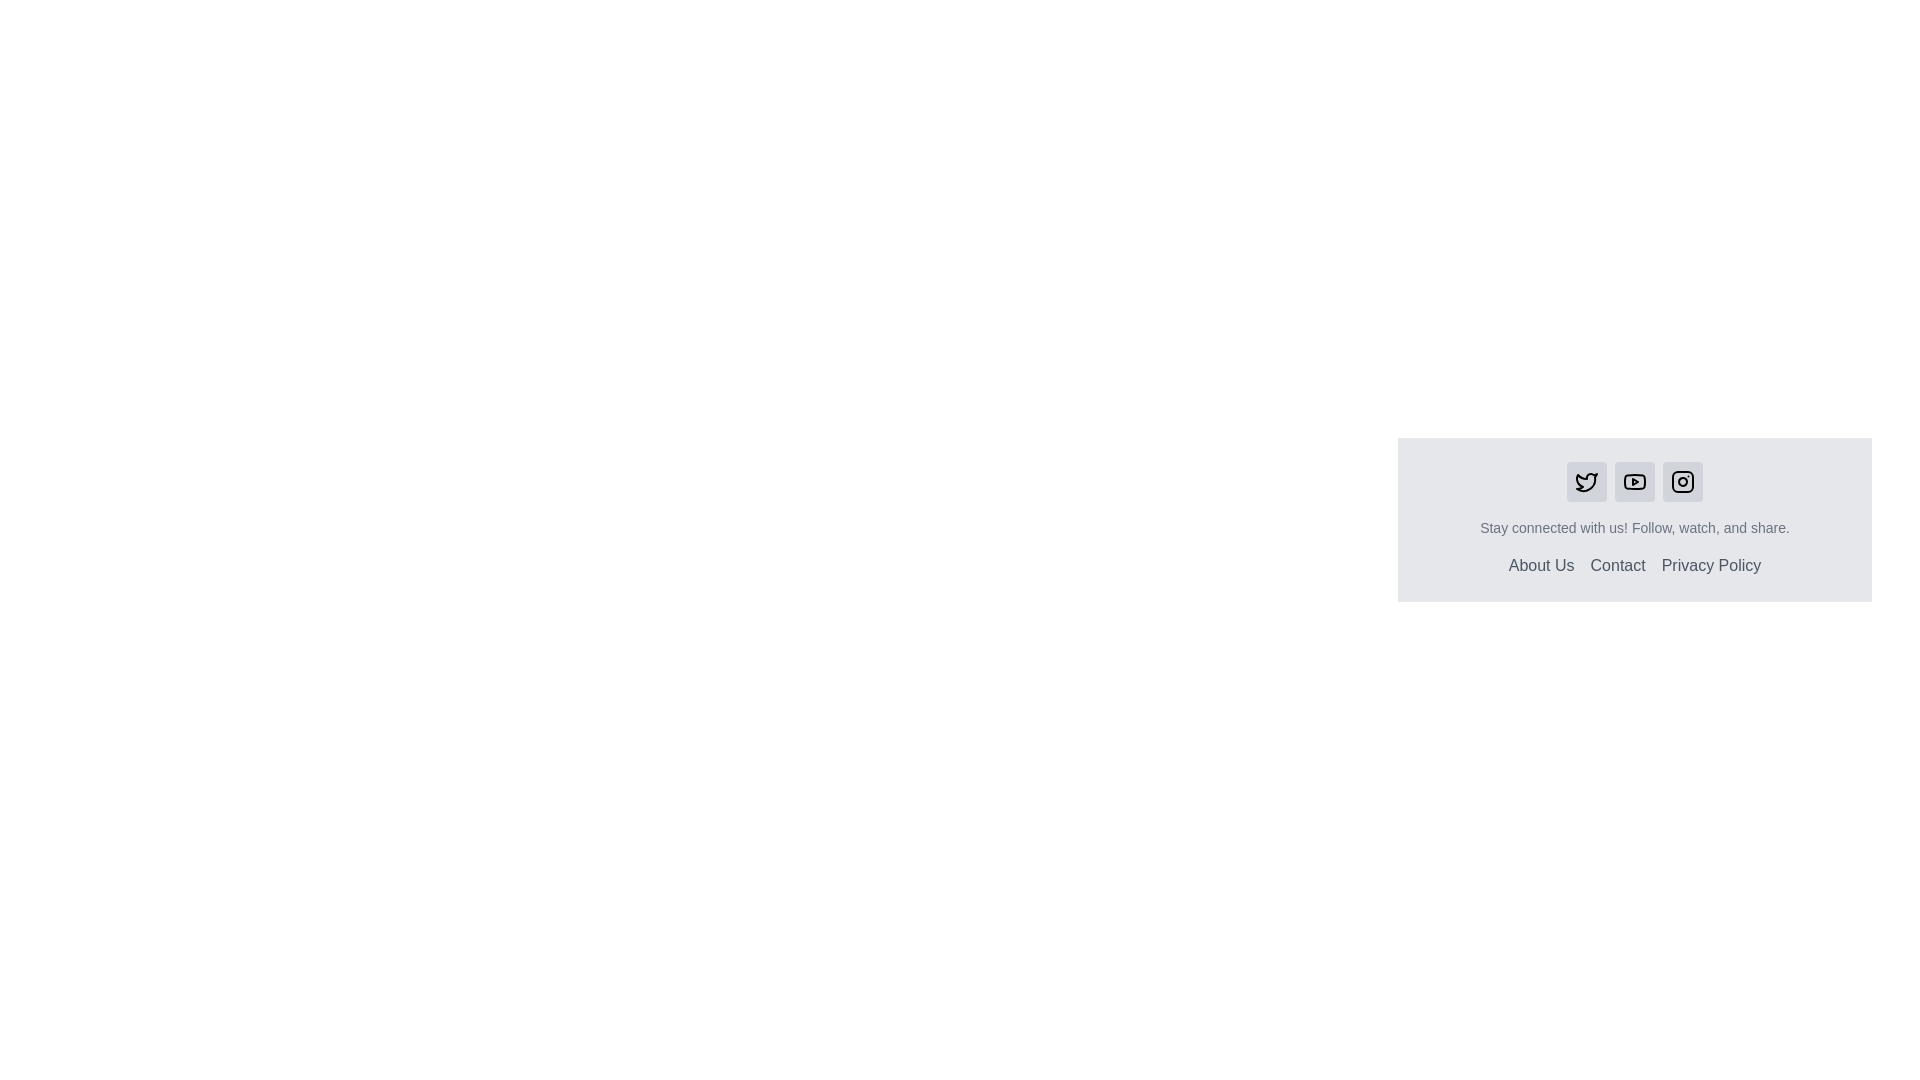 The image size is (1920, 1080). Describe the element at coordinates (1635, 482) in the screenshot. I see `the YouTube icon button located in the lower-central section of the interface, specifically the second icon among three circular icons representing social media platforms` at that location.